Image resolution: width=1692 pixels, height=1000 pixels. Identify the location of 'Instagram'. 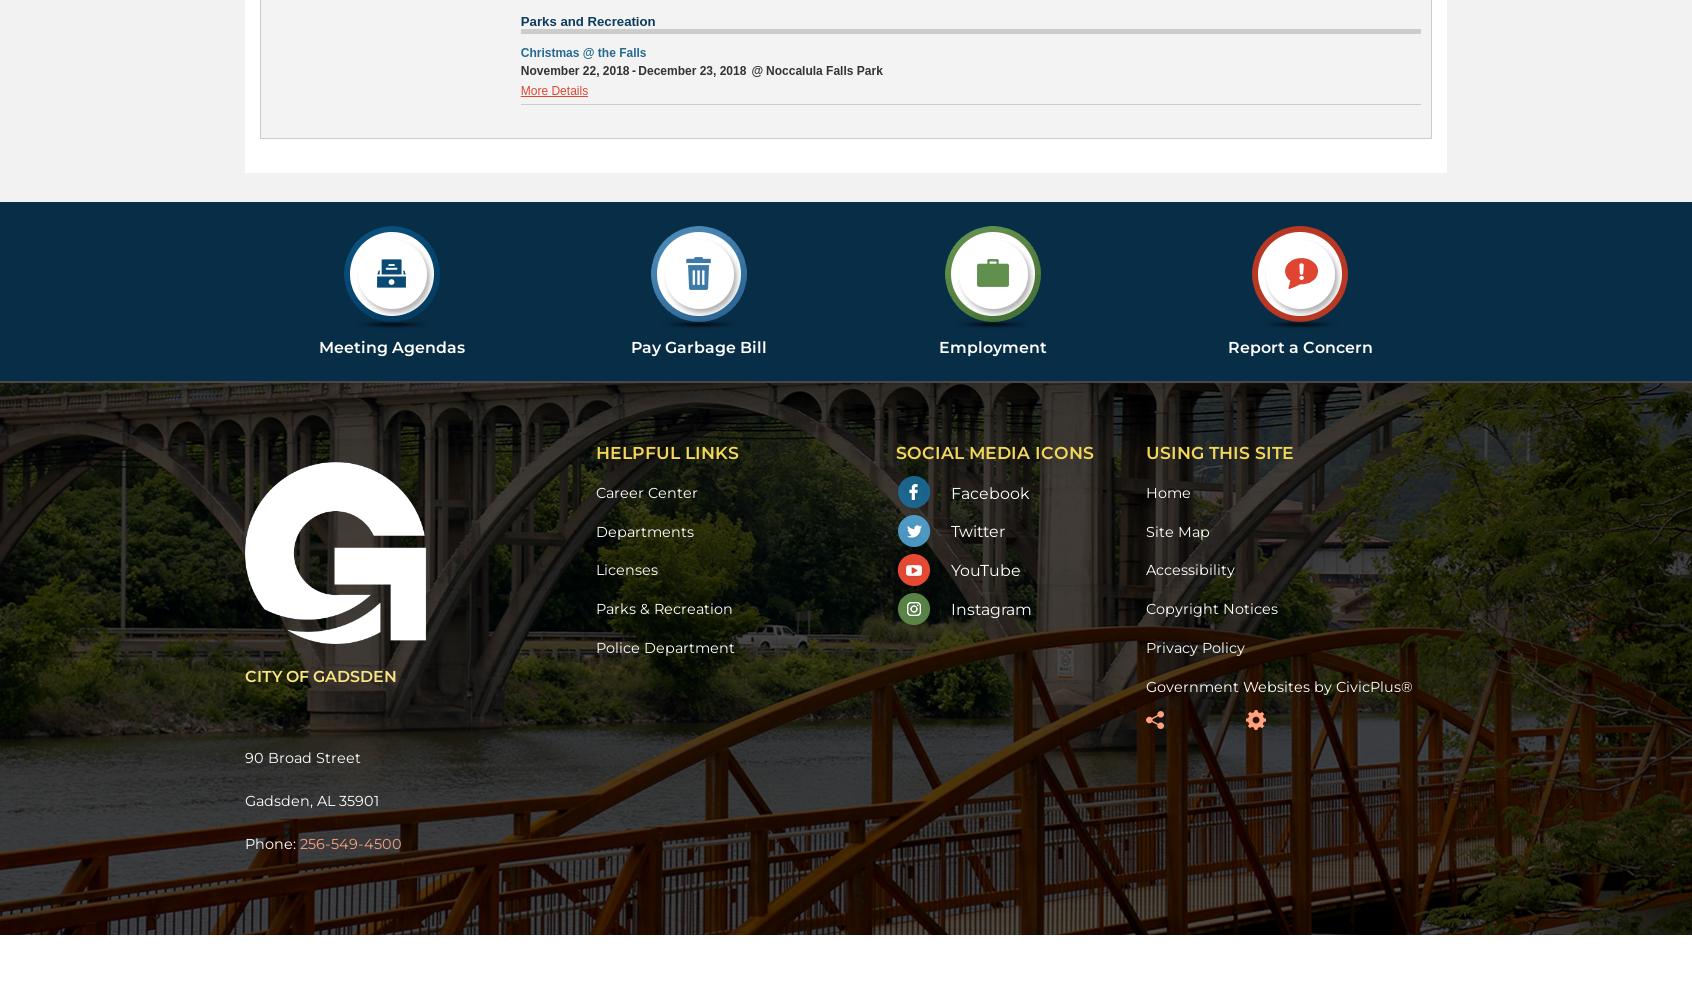
(990, 608).